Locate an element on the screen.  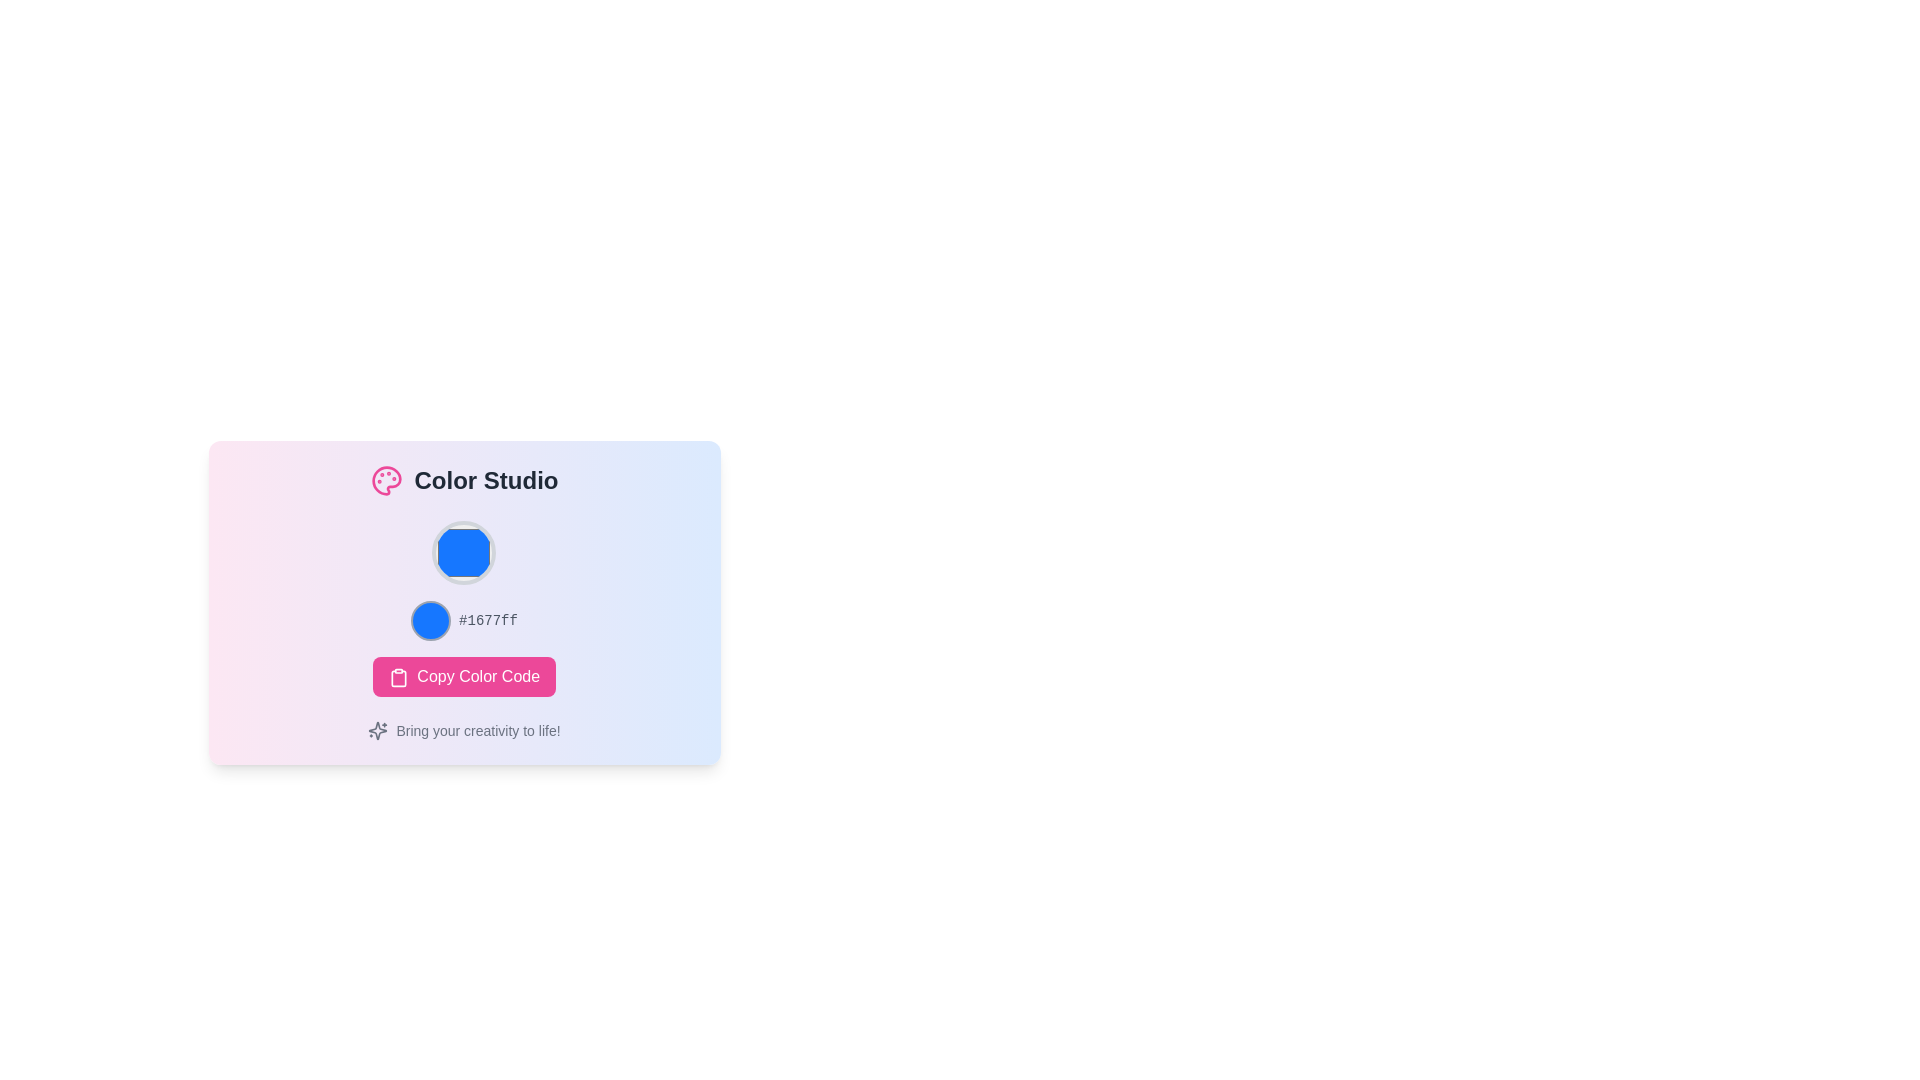
text 'Color Studio' from the header element that consists of a pink paint palette icon and a bold dark gray title, located at the top of the card-like component is located at coordinates (463, 481).